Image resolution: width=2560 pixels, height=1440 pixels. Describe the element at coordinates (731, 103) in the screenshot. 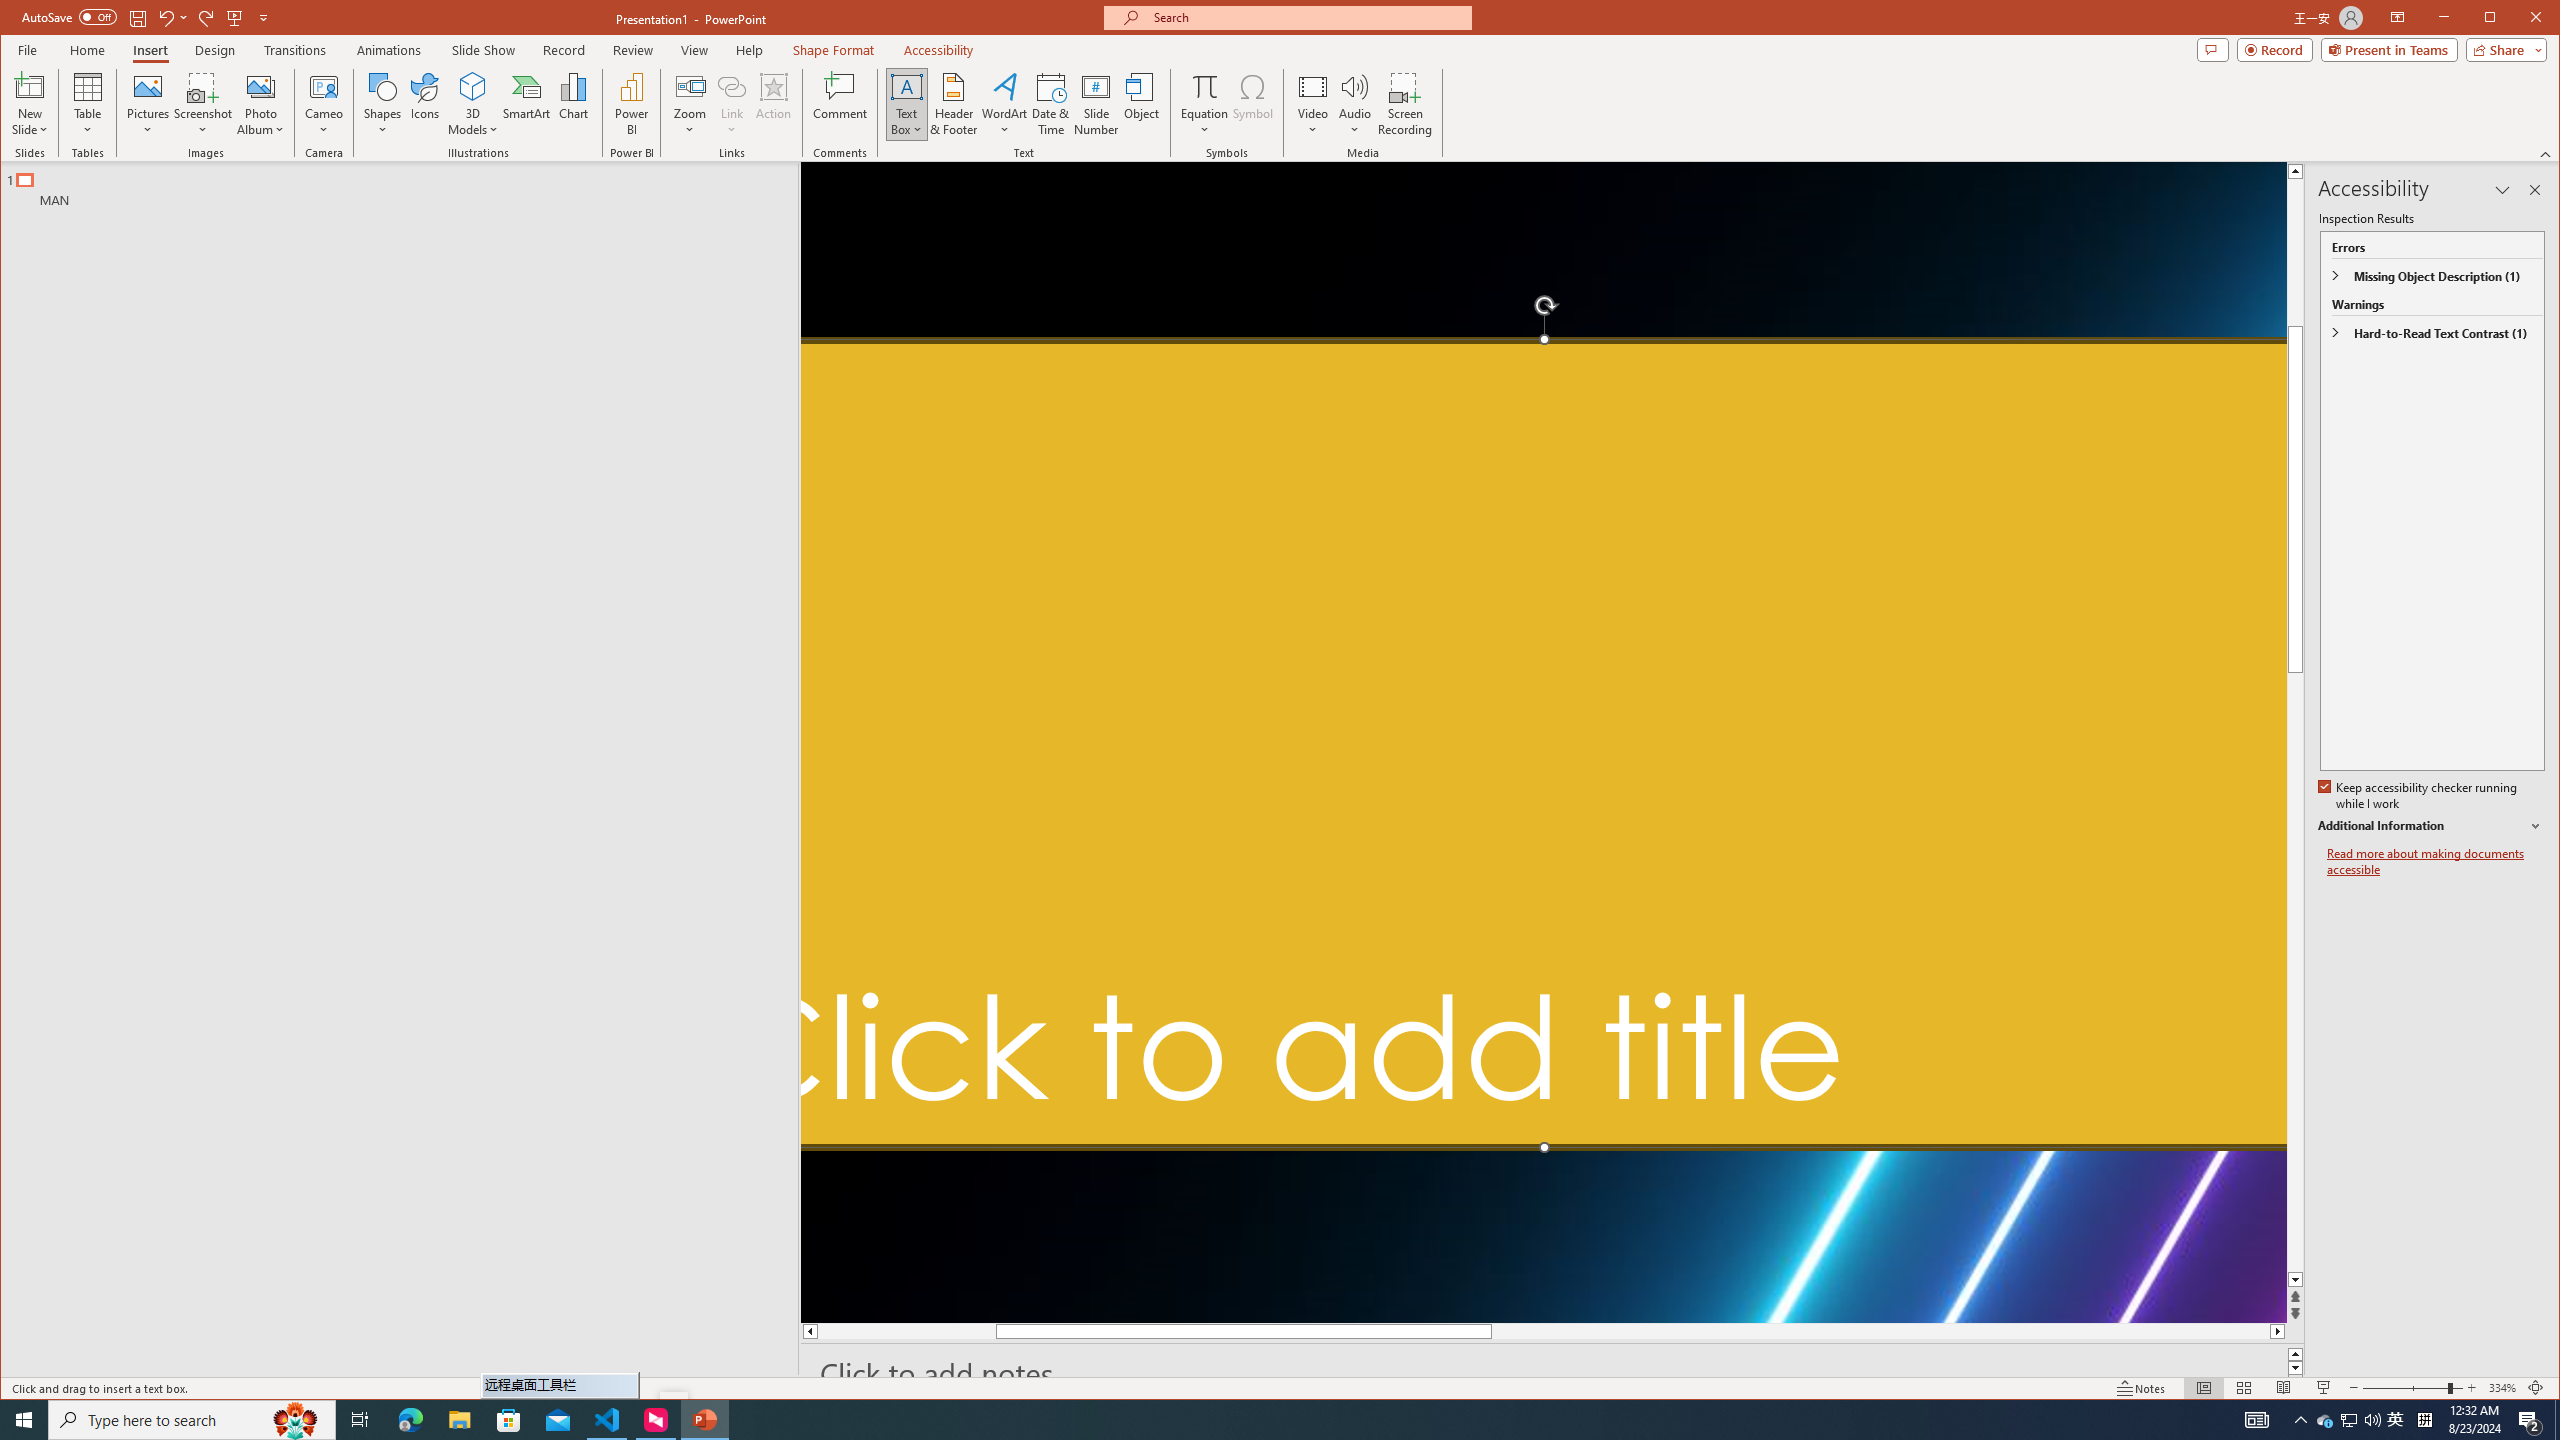

I see `'Link'` at that location.